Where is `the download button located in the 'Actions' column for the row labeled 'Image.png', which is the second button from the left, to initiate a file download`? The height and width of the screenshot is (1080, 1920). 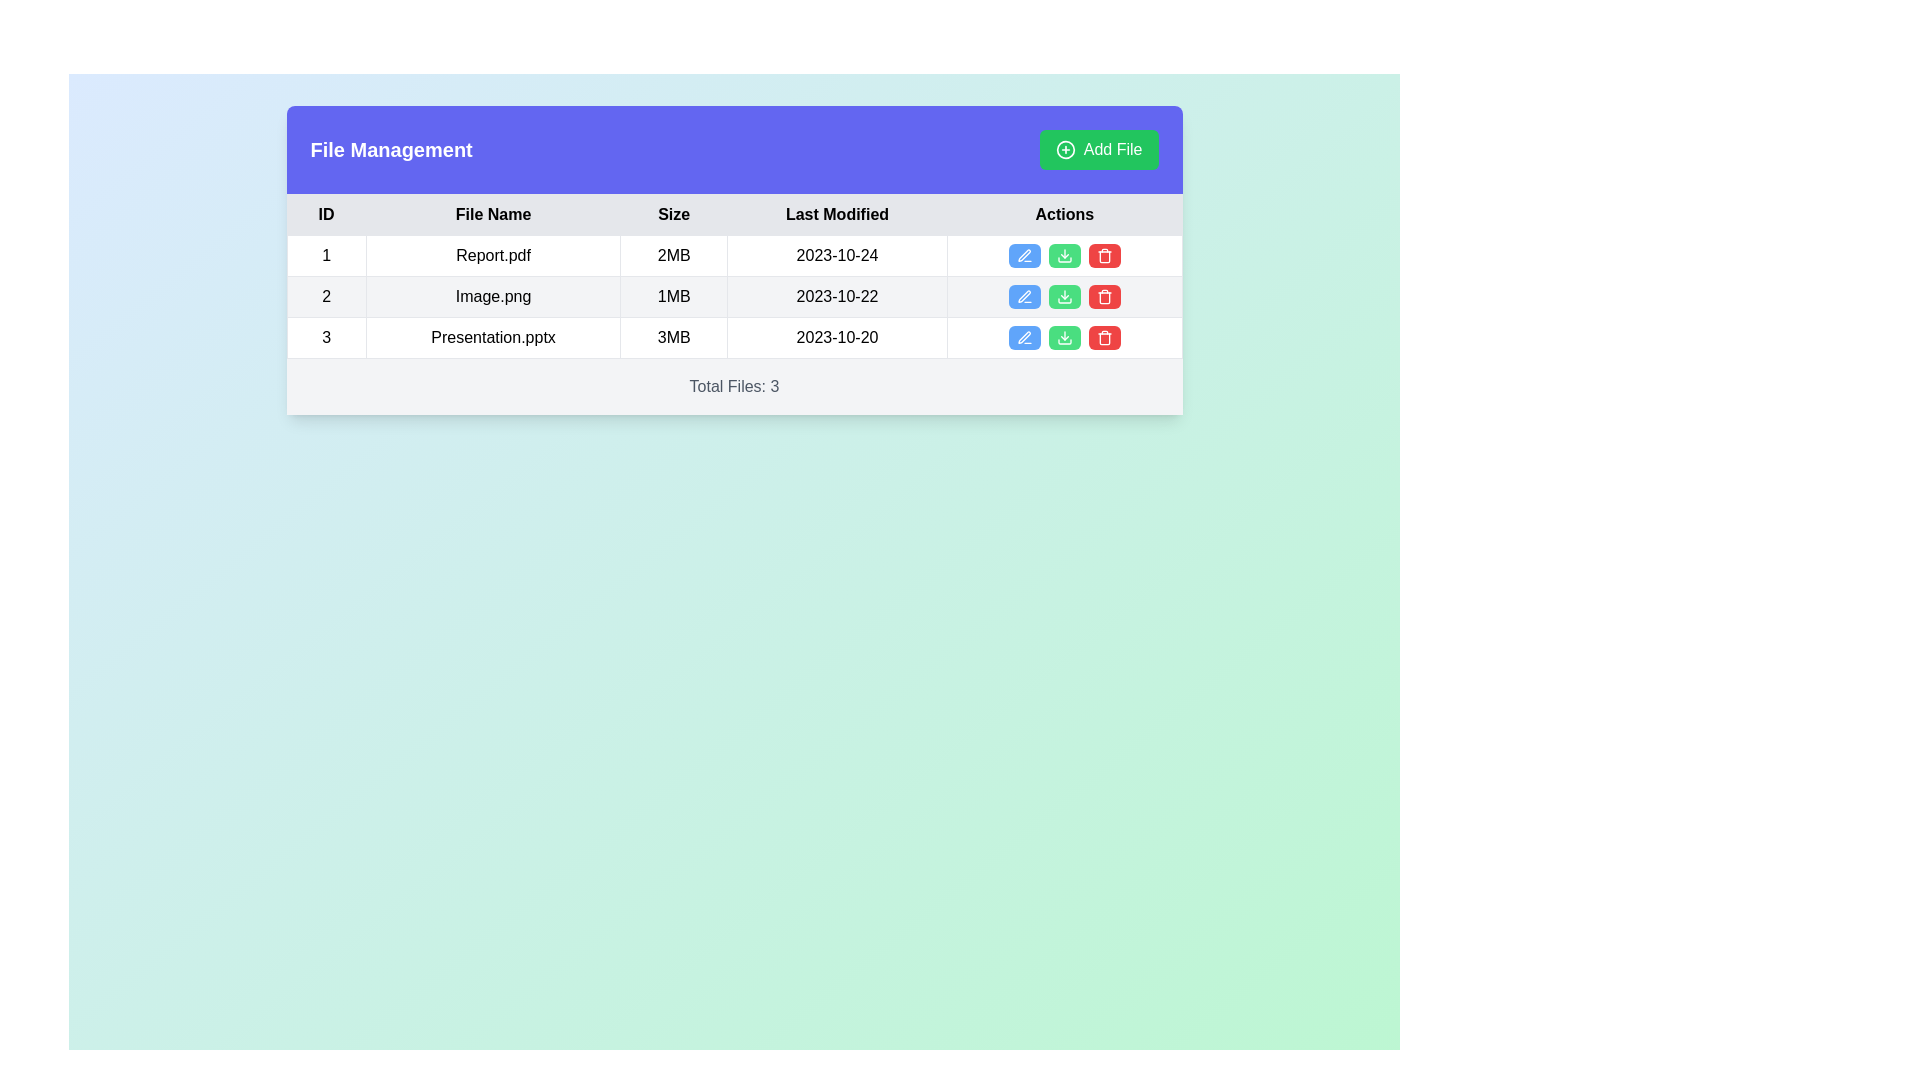
the download button located in the 'Actions' column for the row labeled 'Image.png', which is the second button from the left, to initiate a file download is located at coordinates (1063, 297).